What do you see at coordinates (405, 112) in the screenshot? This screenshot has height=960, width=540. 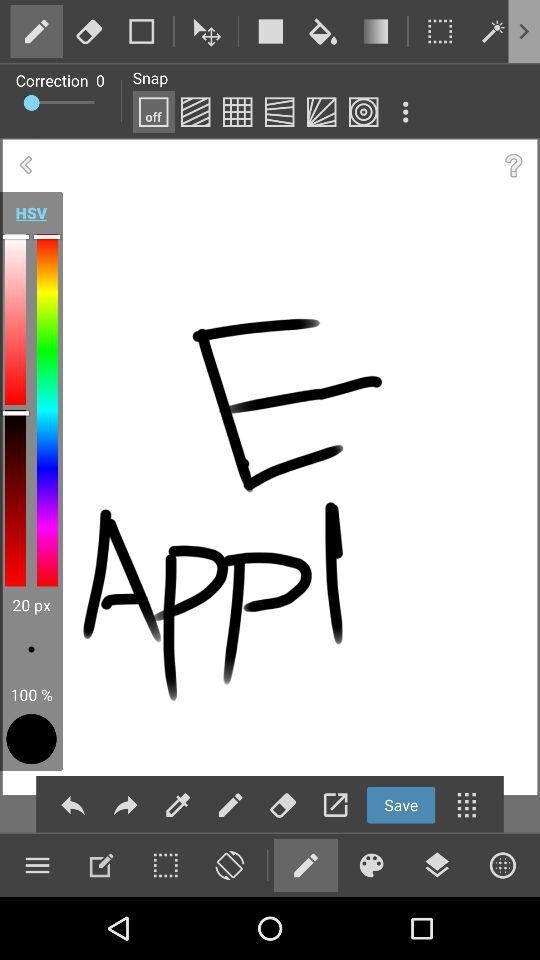 I see `open menu` at bounding box center [405, 112].